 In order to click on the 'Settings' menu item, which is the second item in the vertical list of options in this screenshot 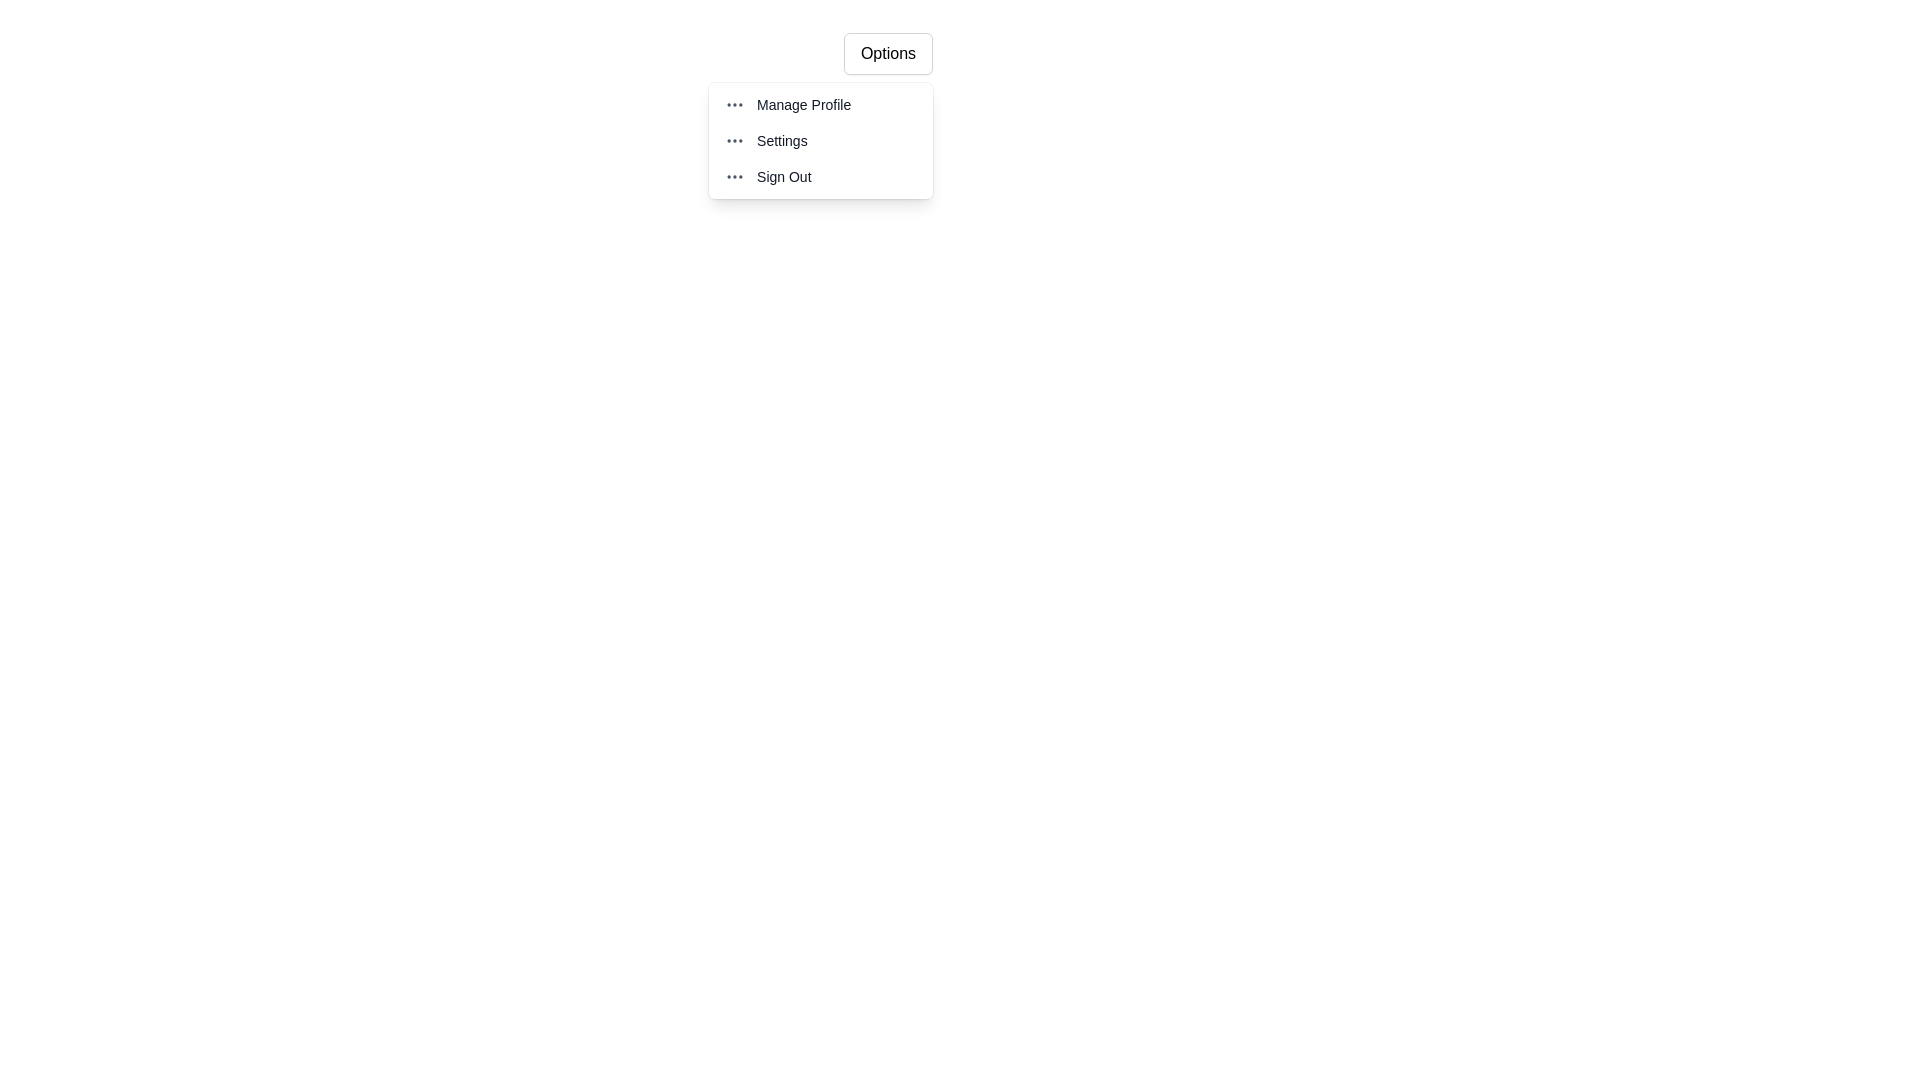, I will do `click(820, 140)`.